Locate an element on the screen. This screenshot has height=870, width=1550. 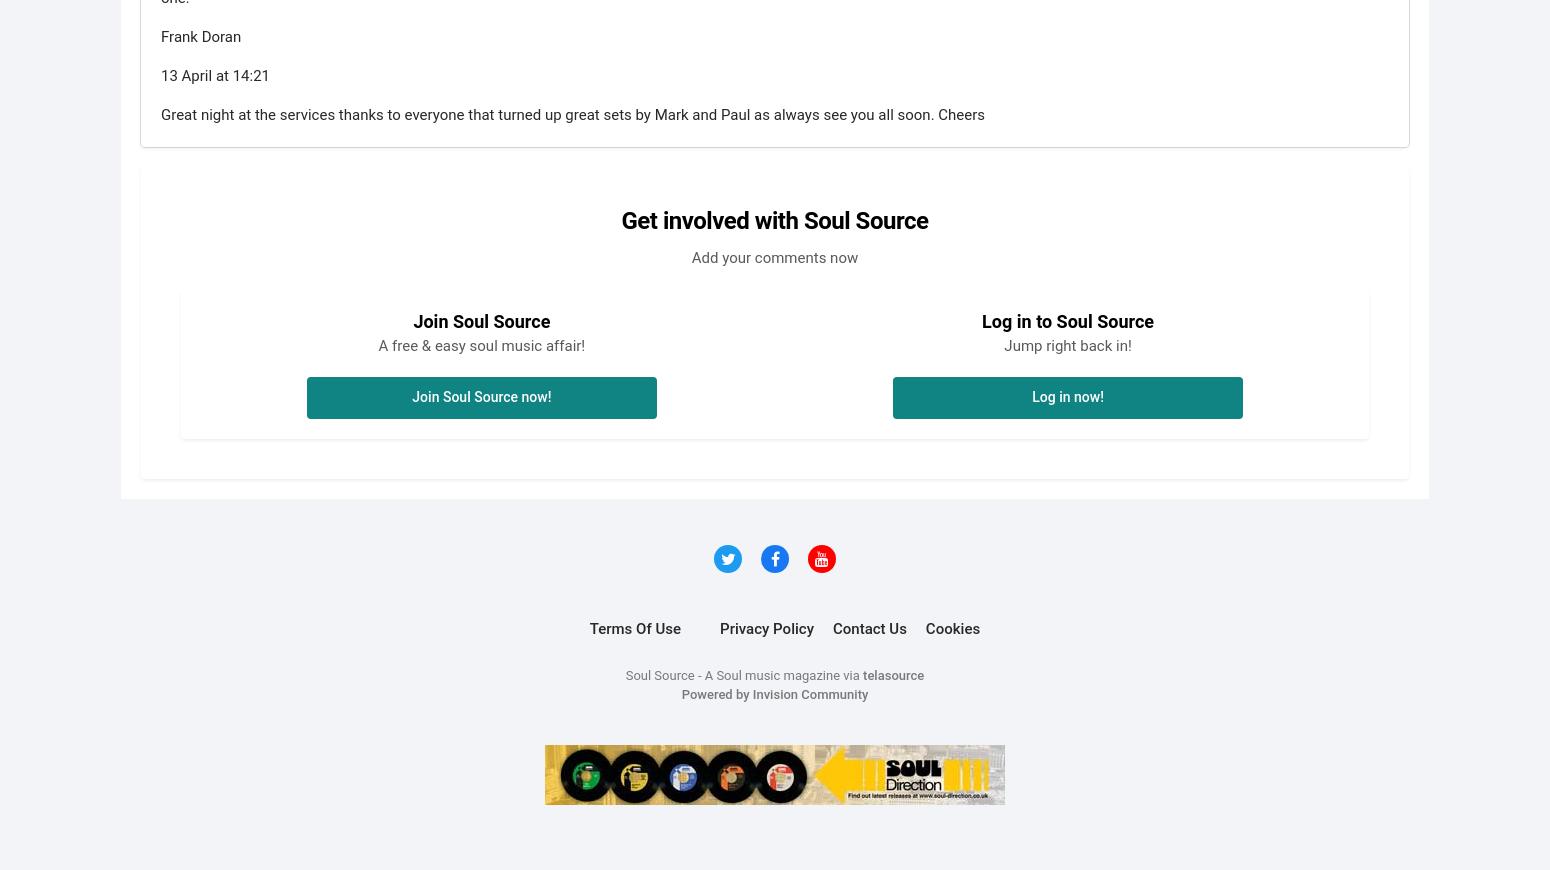
'Terms Of Use' is located at coordinates (634, 626).